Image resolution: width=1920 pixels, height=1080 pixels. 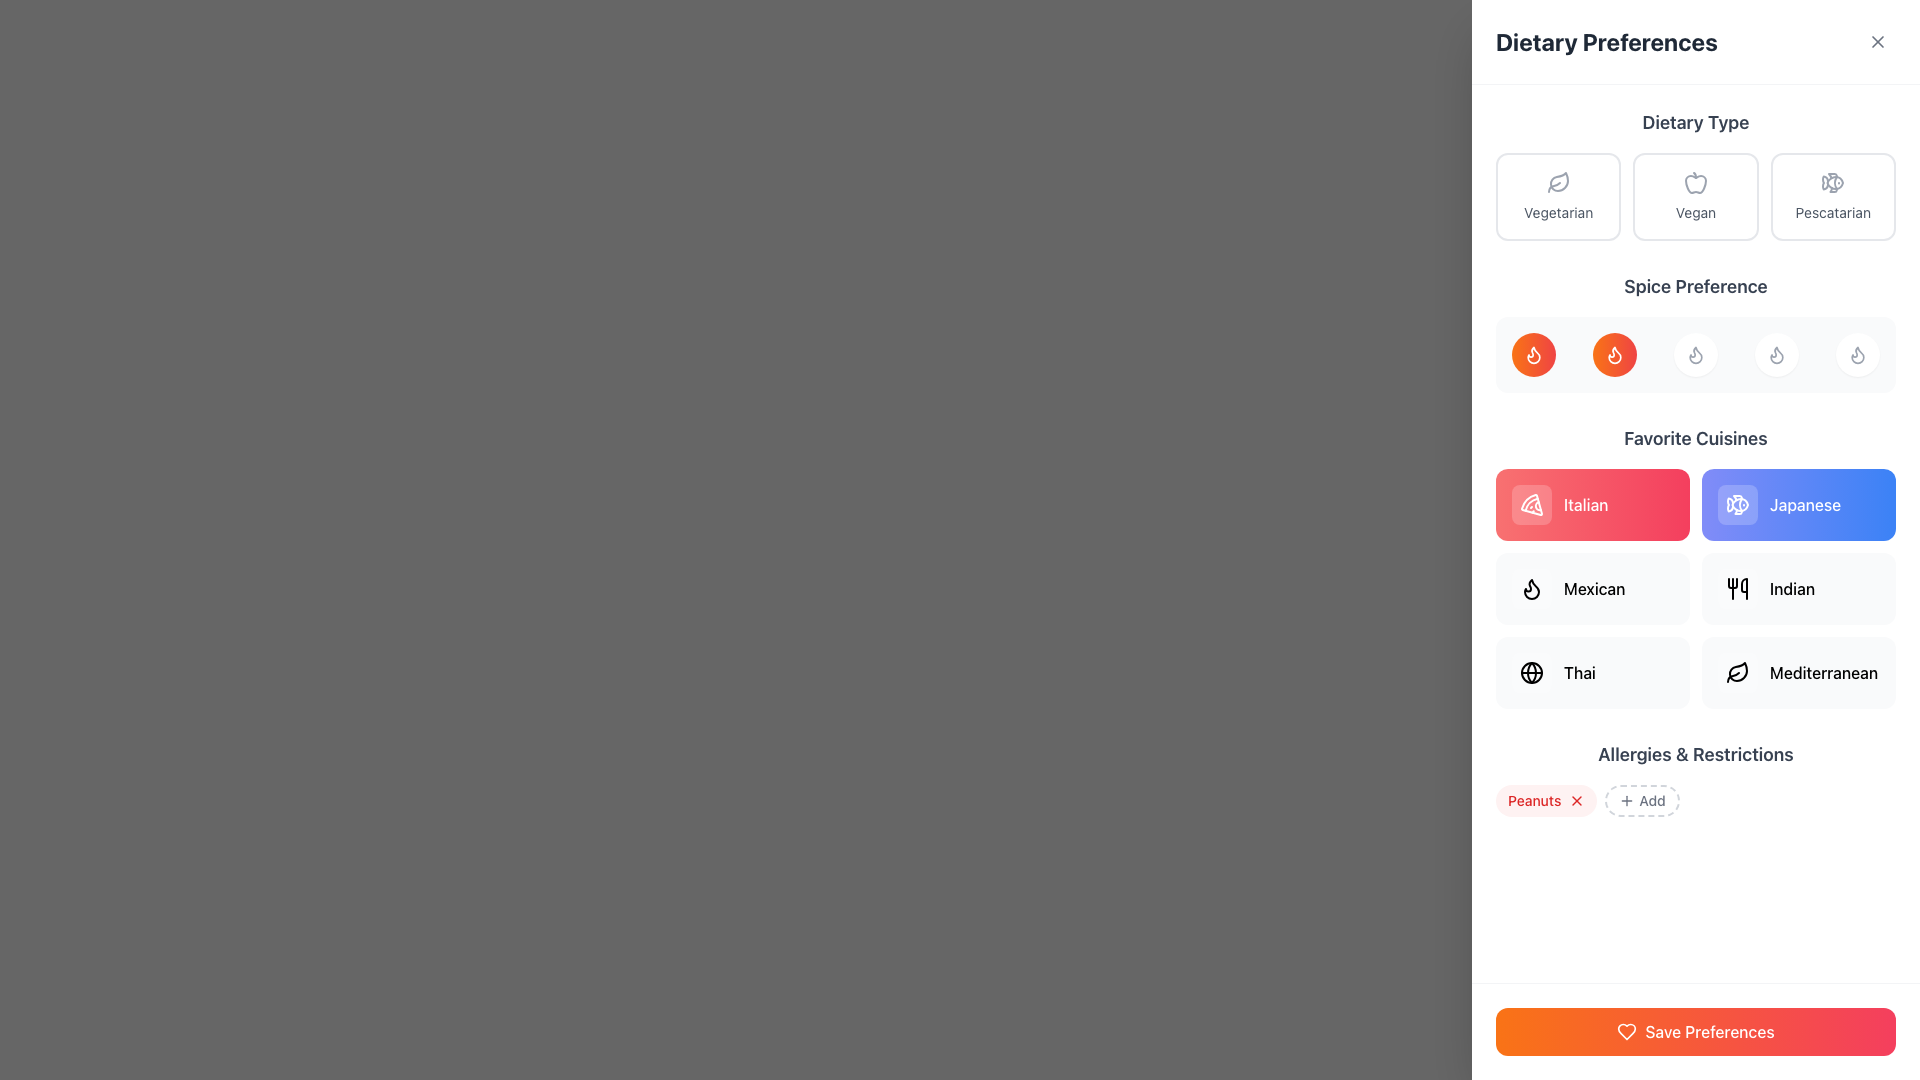 I want to click on the 'Mexican' cuisine selection icon located in the leftmost box of the second row in the 'Favorite Cuisines' grid, positioned between the 'Italian' and 'Thai' selection boxes for visual context, so click(x=1530, y=588).